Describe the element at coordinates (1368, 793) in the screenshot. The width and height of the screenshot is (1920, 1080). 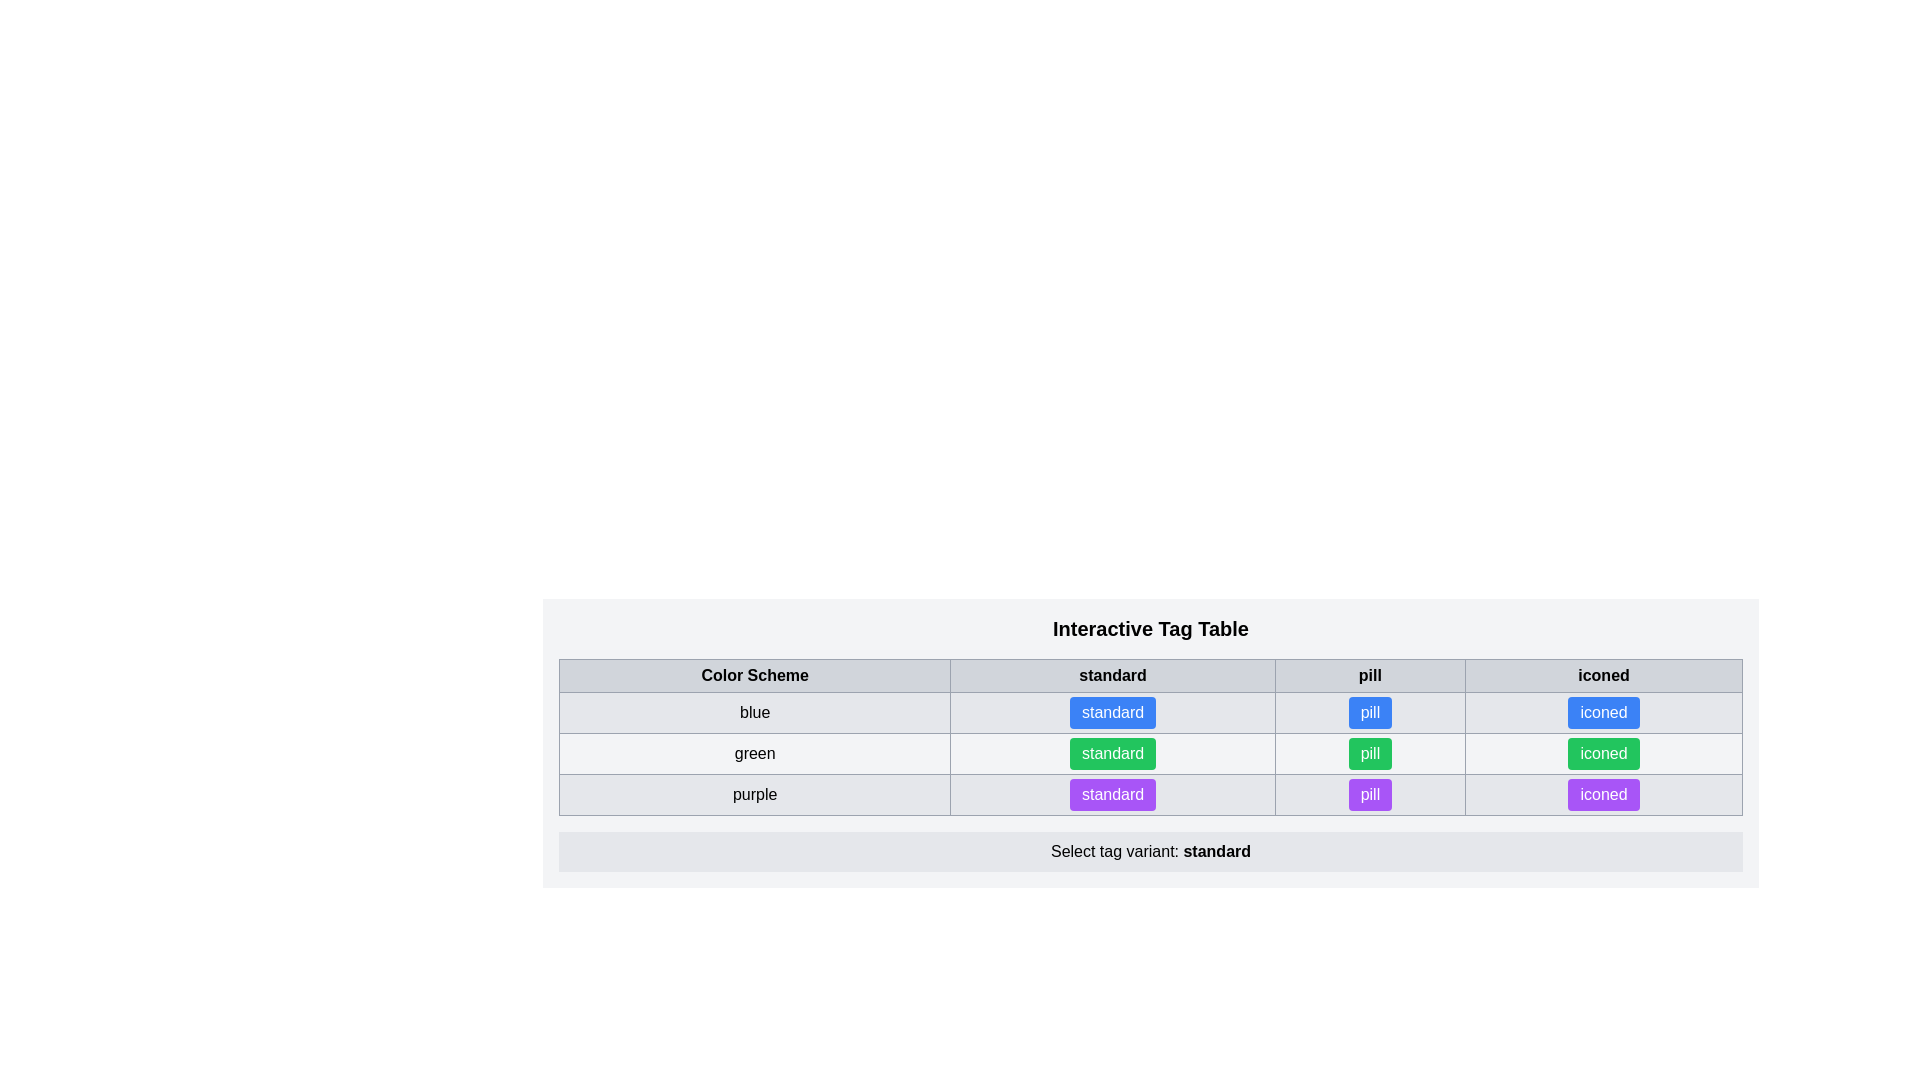
I see `the interactive 'pill' button in the bottom-right cell of the table row, which is part of the 'purple' color scheme` at that location.